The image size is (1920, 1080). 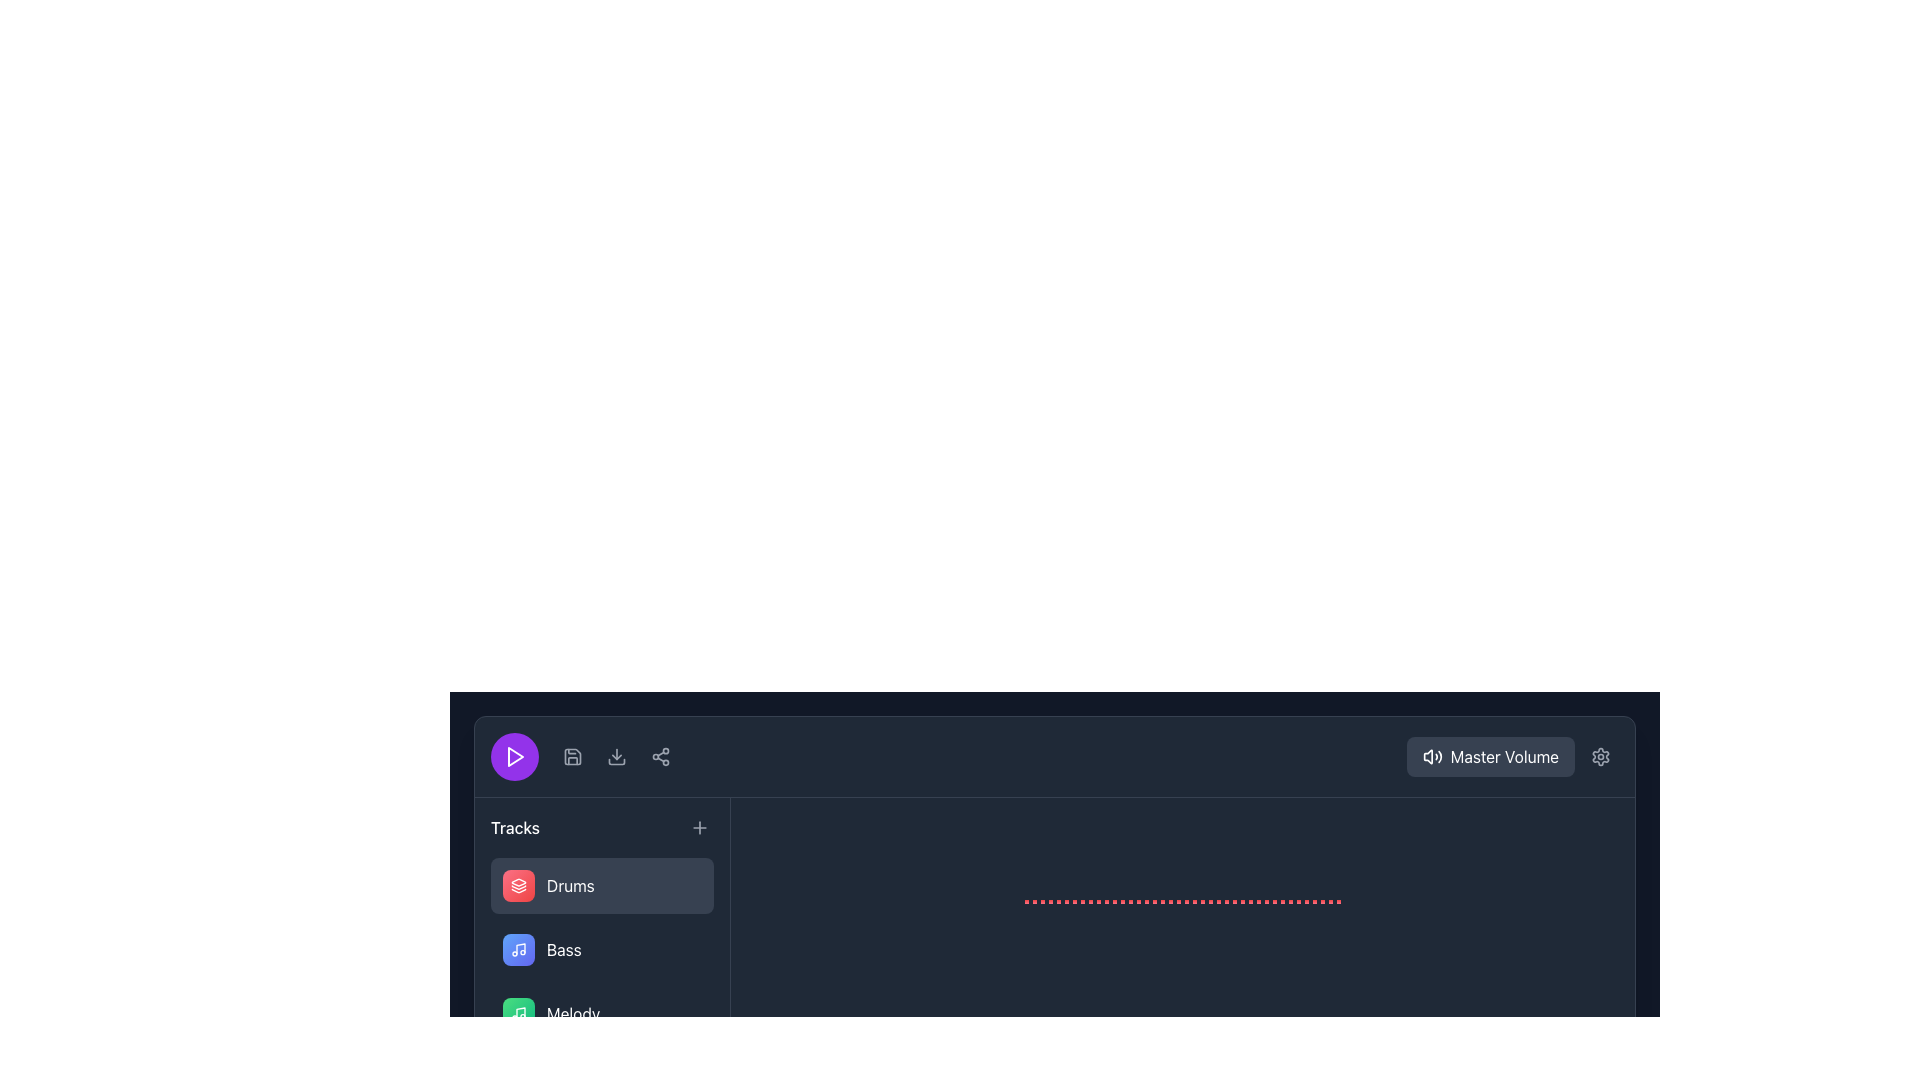 I want to click on the graphical visualization component consisting of thin vertical bars with gradient coloring from pinkish rose to deeper red, centrally positioned in the interface, so click(x=1182, y=902).